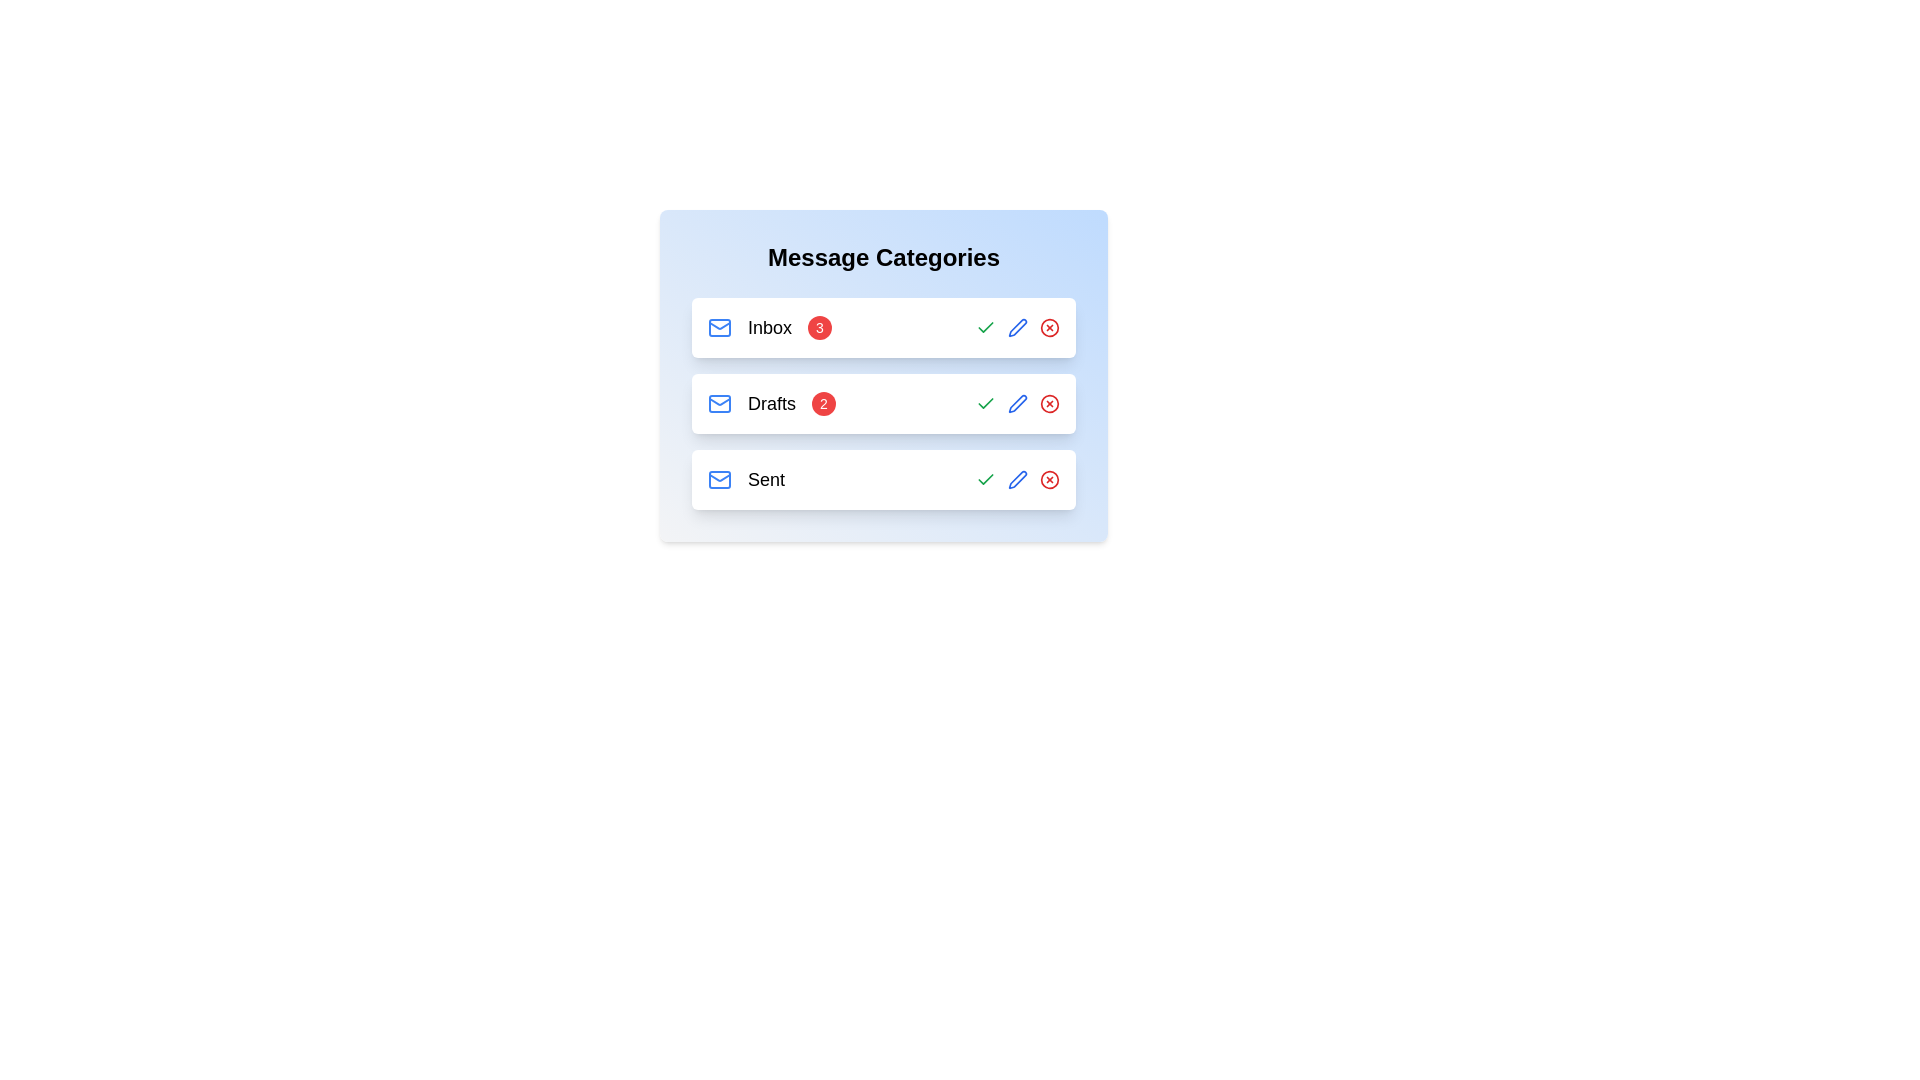 The width and height of the screenshot is (1920, 1080). Describe the element at coordinates (985, 326) in the screenshot. I see `the check mark button for the selected category` at that location.